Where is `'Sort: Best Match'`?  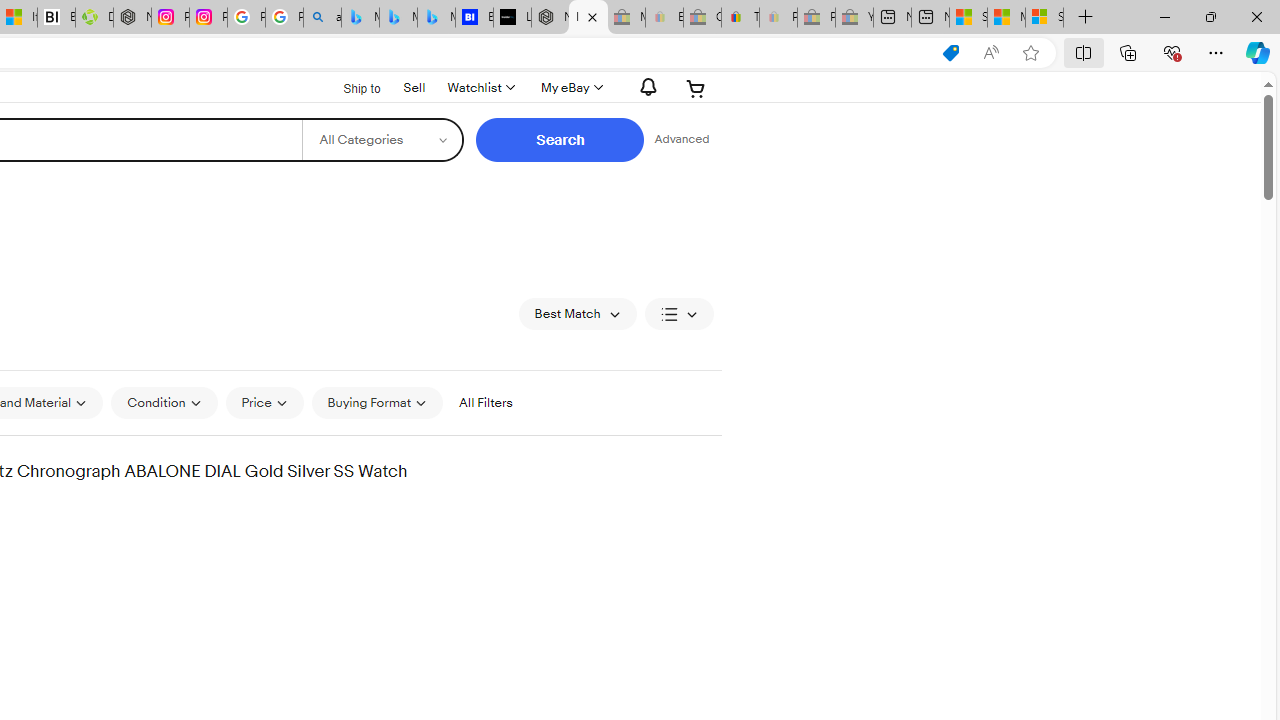 'Sort: Best Match' is located at coordinates (576, 313).